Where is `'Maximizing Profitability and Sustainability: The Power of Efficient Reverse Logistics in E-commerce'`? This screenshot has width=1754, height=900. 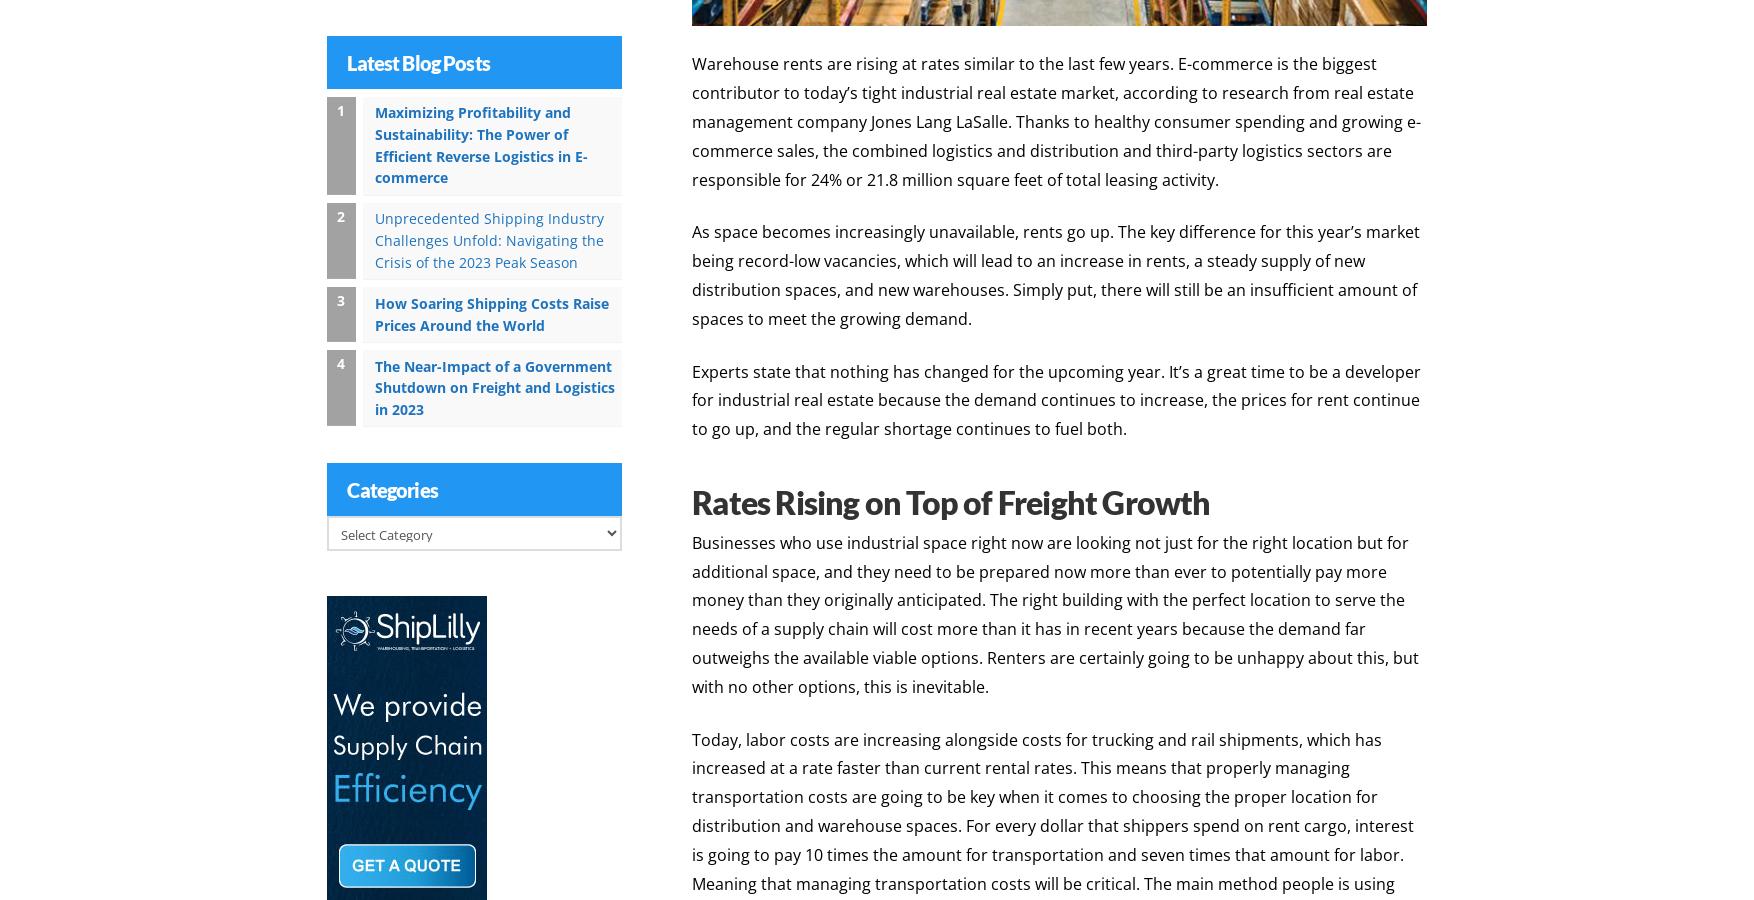
'Maximizing Profitability and Sustainability: The Power of Efficient Reverse Logistics in E-commerce' is located at coordinates (479, 143).